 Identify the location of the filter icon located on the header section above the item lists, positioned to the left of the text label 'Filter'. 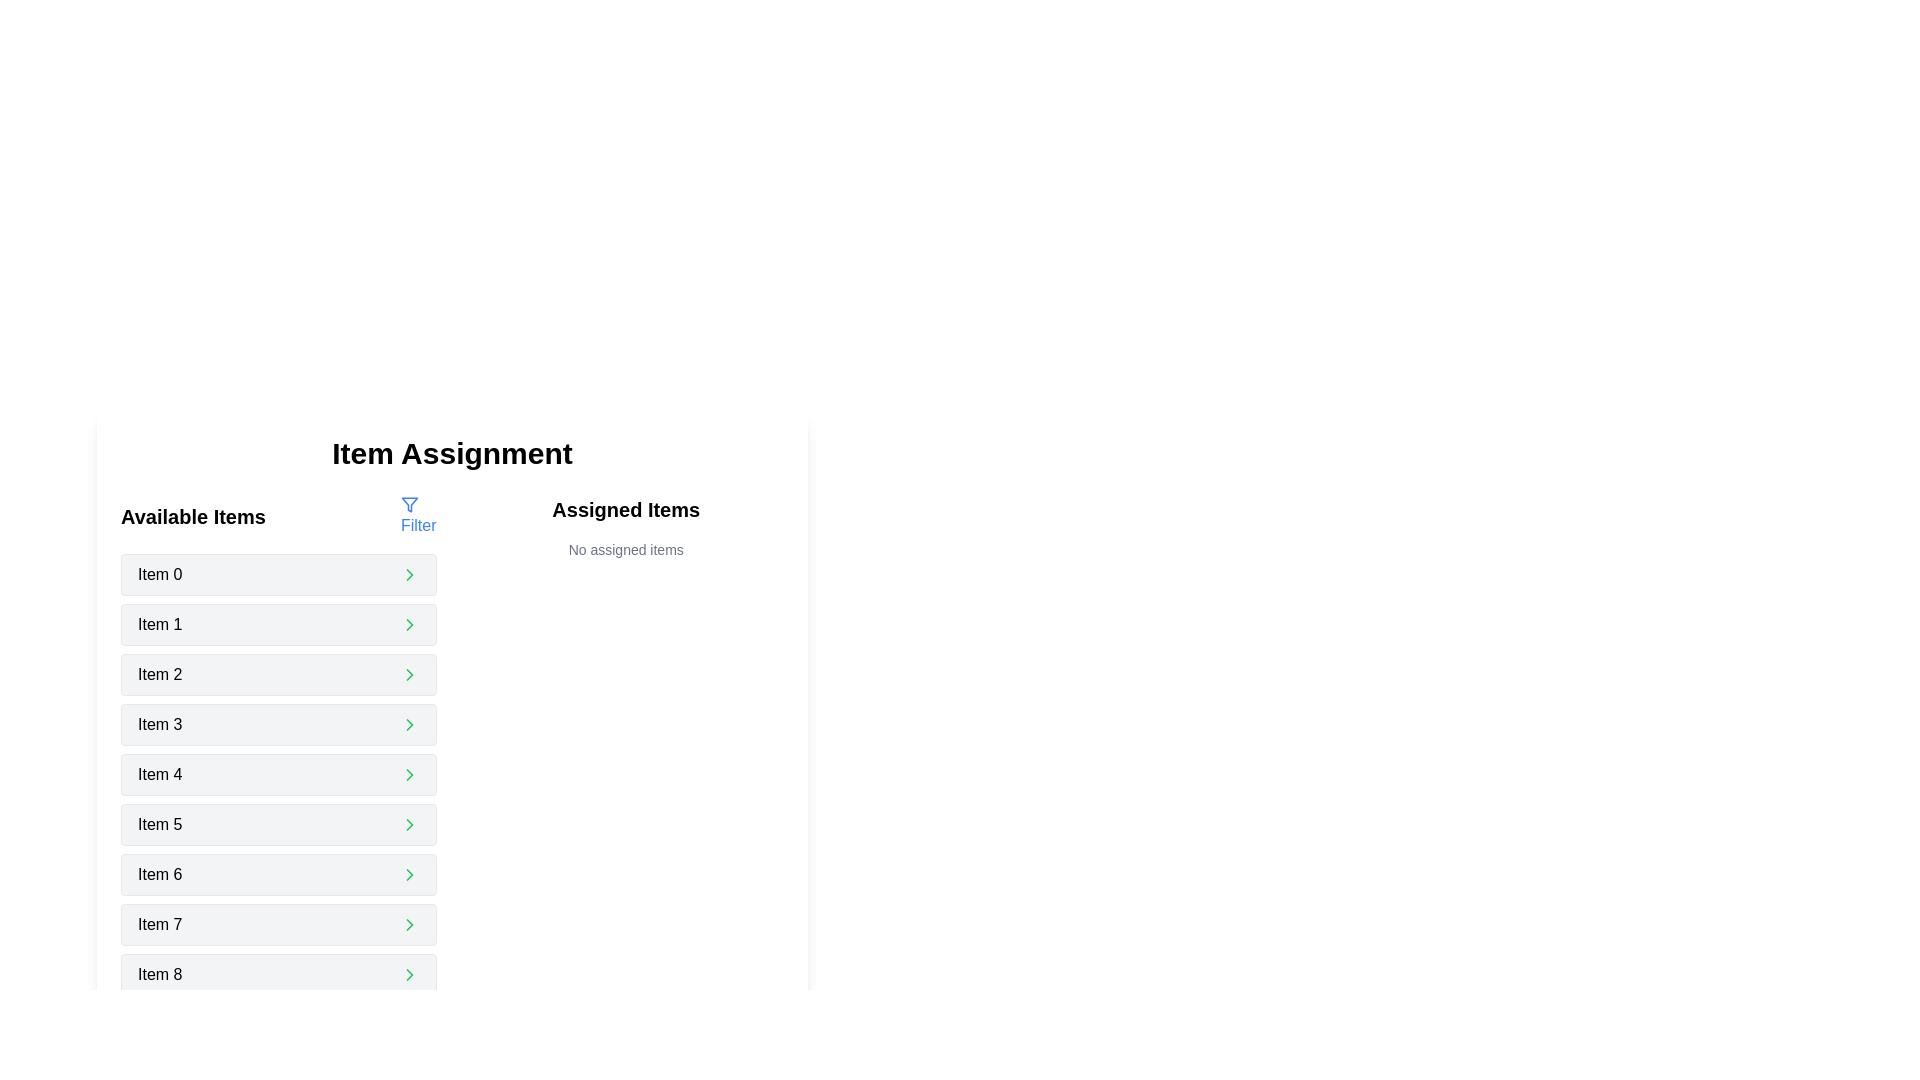
(408, 504).